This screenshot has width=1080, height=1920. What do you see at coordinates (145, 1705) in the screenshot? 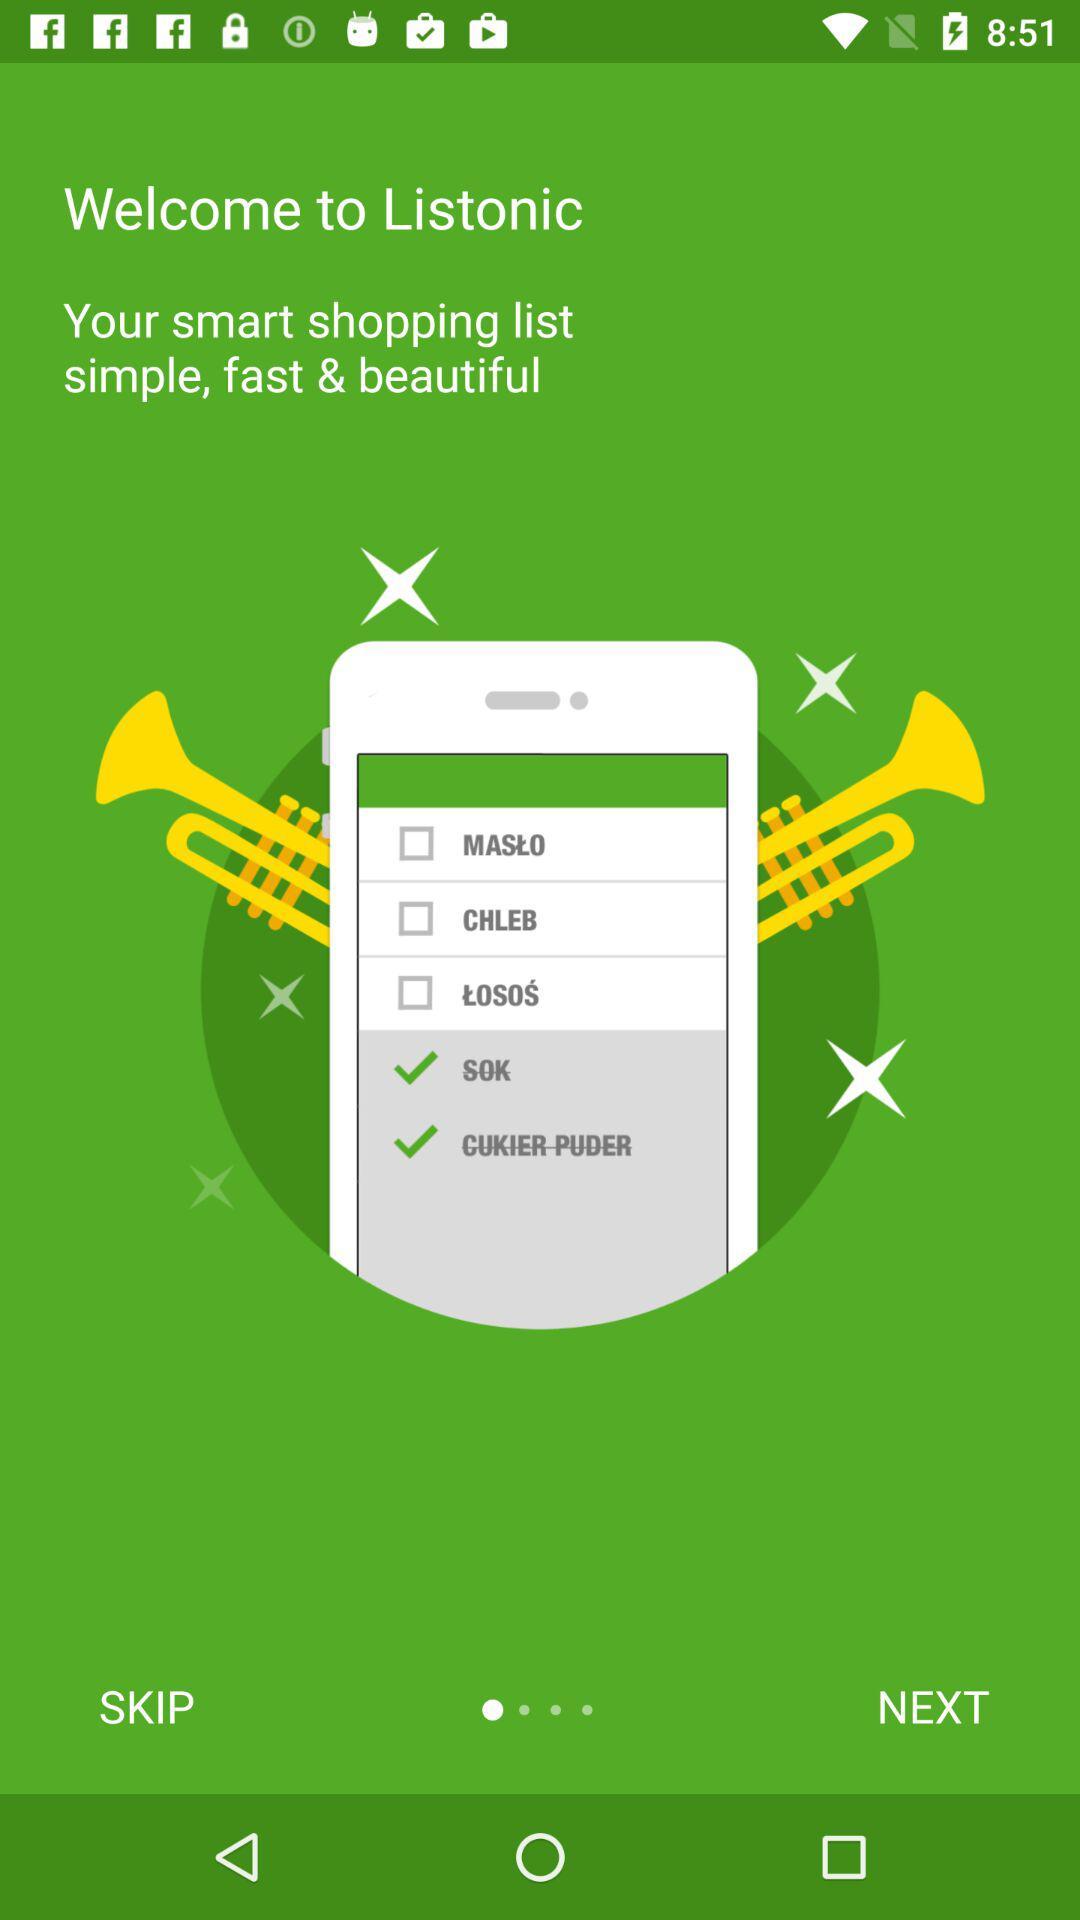
I see `the icon at the bottom left corner` at bounding box center [145, 1705].